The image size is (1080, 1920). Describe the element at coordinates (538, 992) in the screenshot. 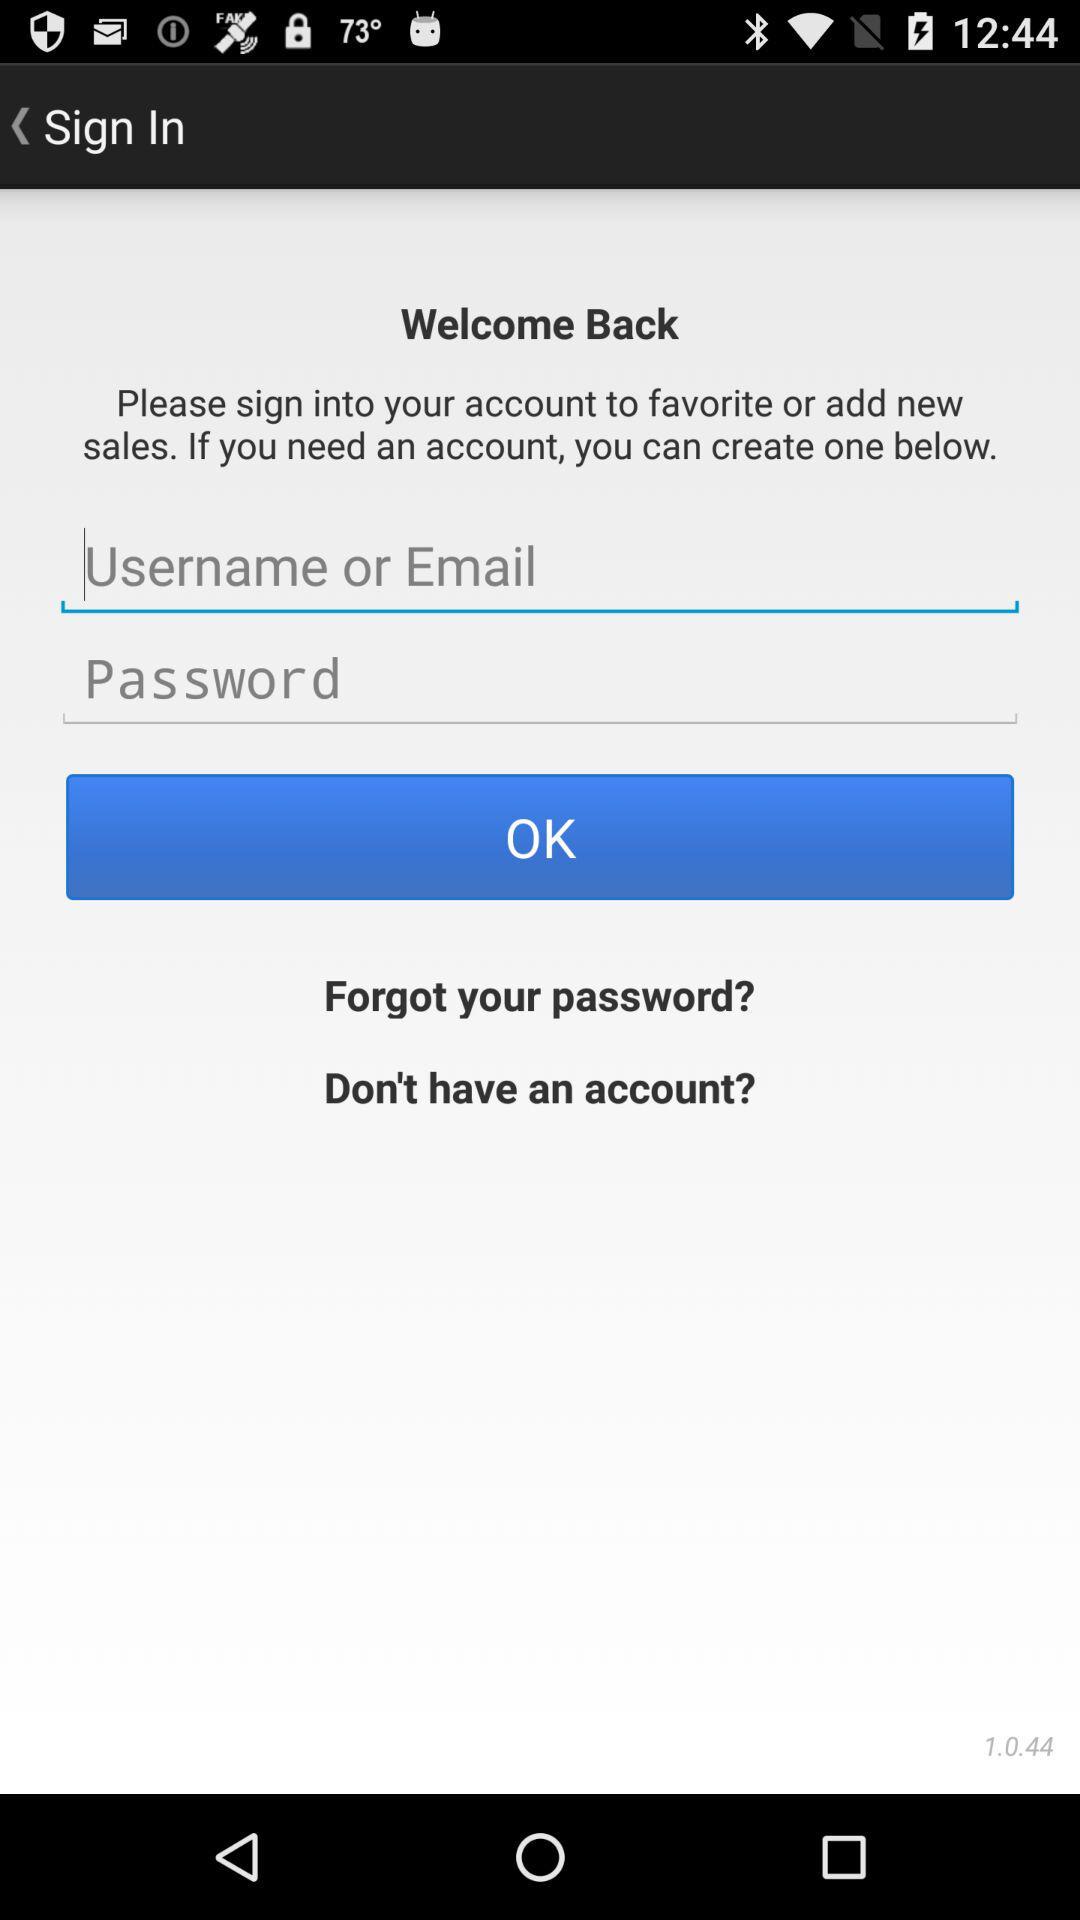

I see `forgot your password?` at that location.